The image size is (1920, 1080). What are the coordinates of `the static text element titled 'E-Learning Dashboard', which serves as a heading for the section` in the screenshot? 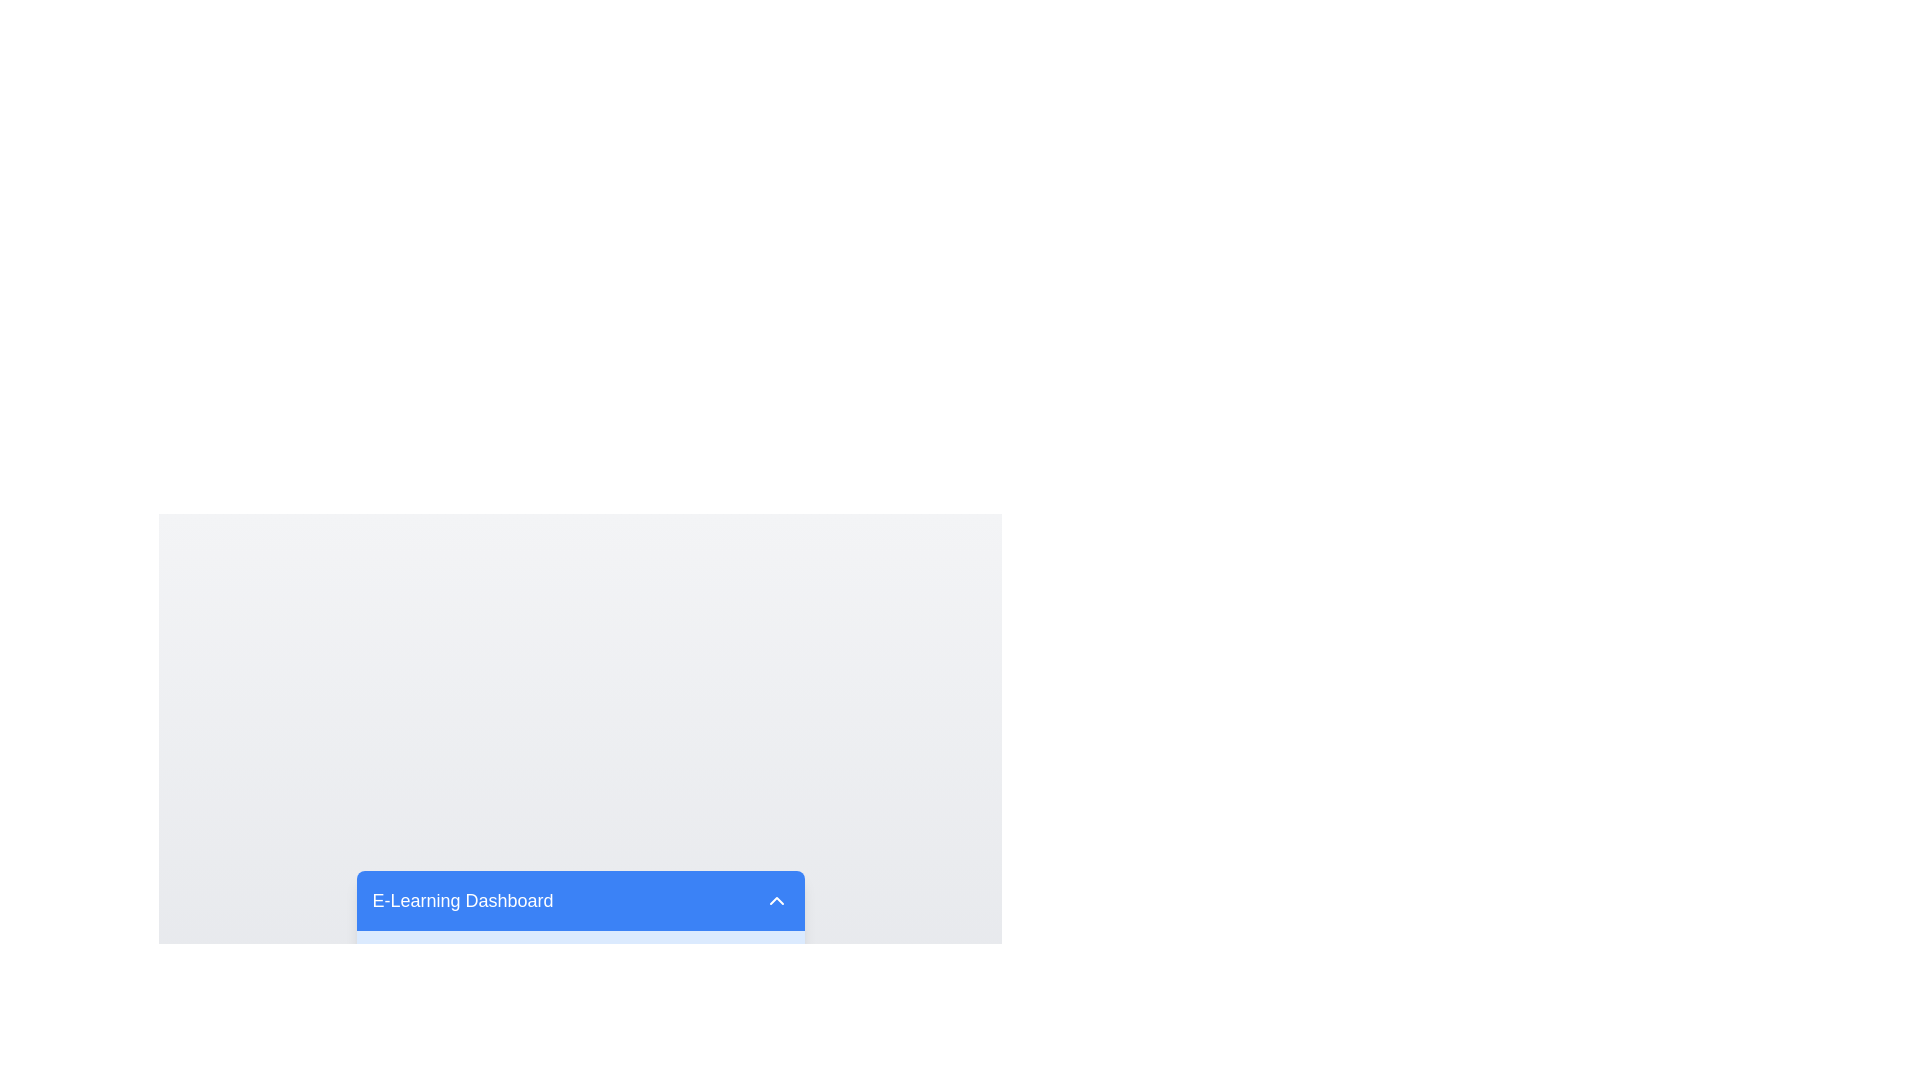 It's located at (462, 901).